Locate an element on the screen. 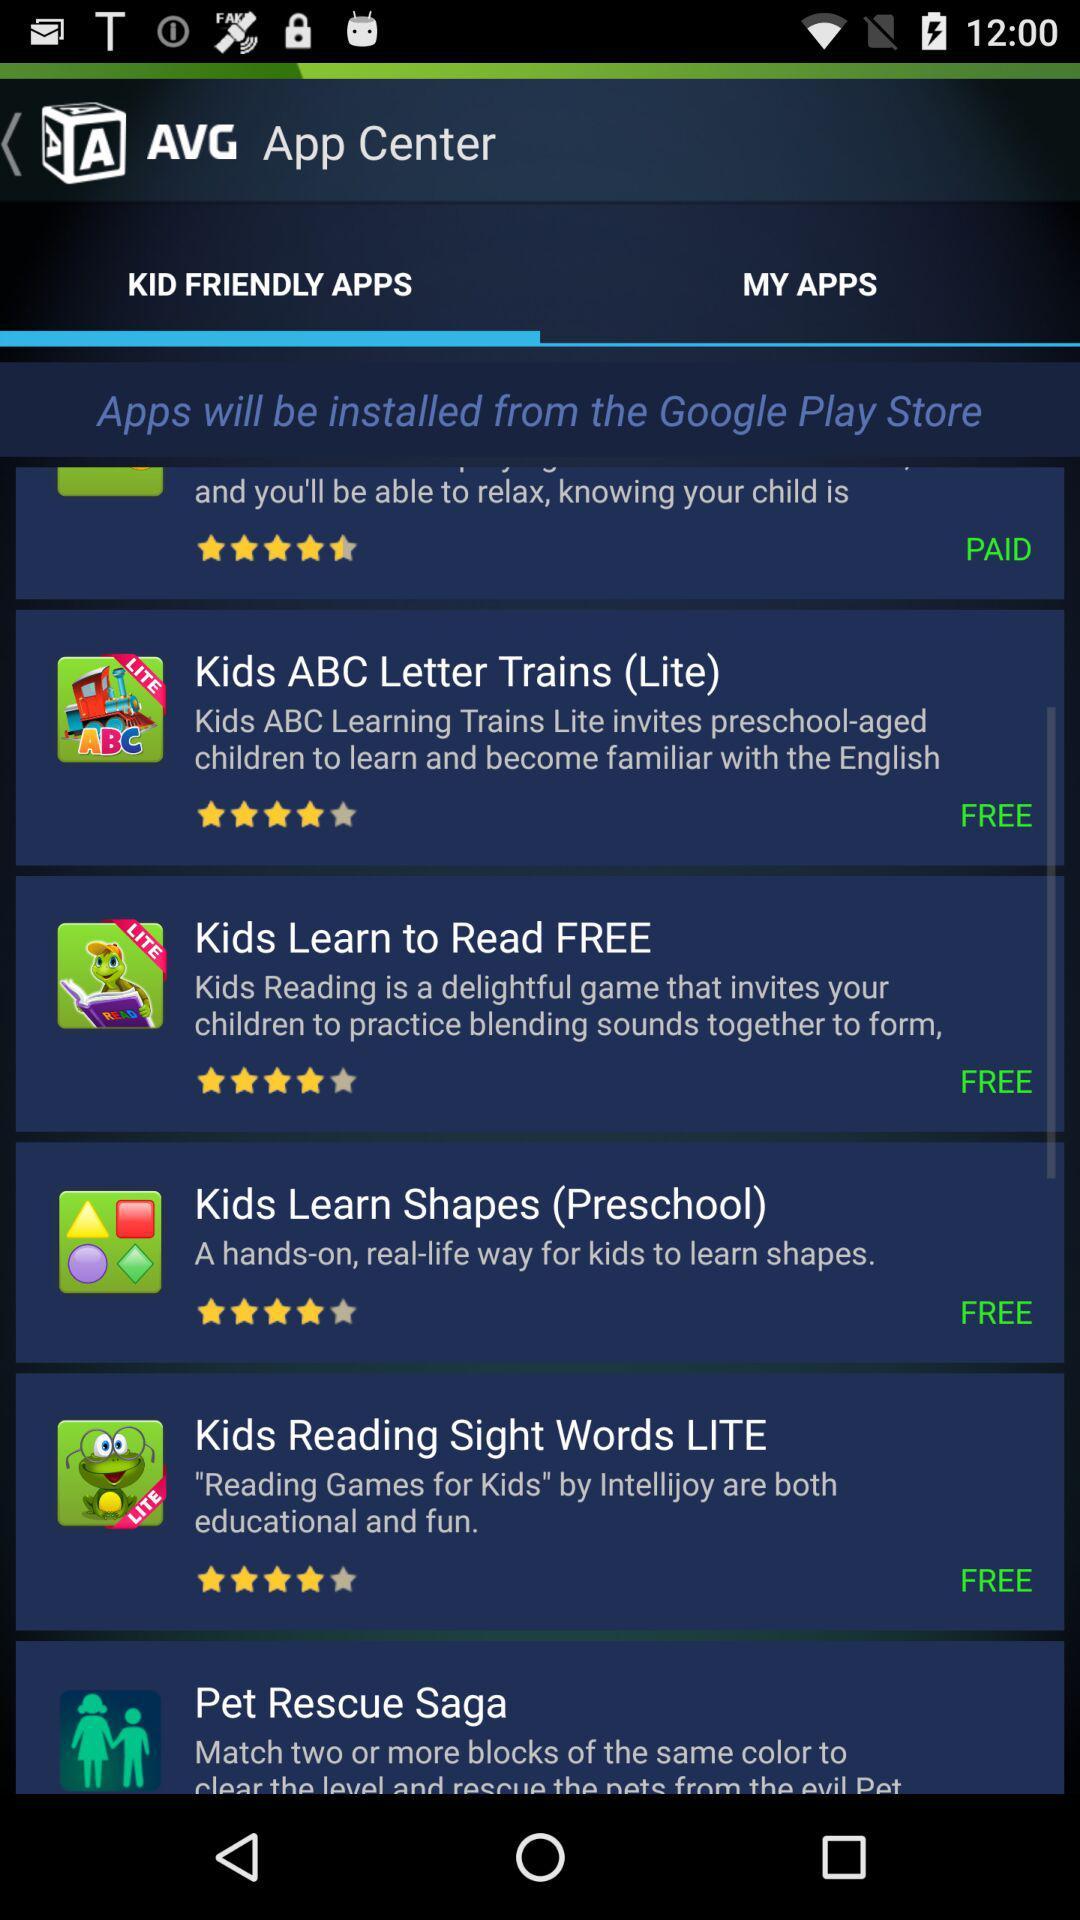 The width and height of the screenshot is (1080, 1920). the icon below kids learn shapes is located at coordinates (577, 1251).